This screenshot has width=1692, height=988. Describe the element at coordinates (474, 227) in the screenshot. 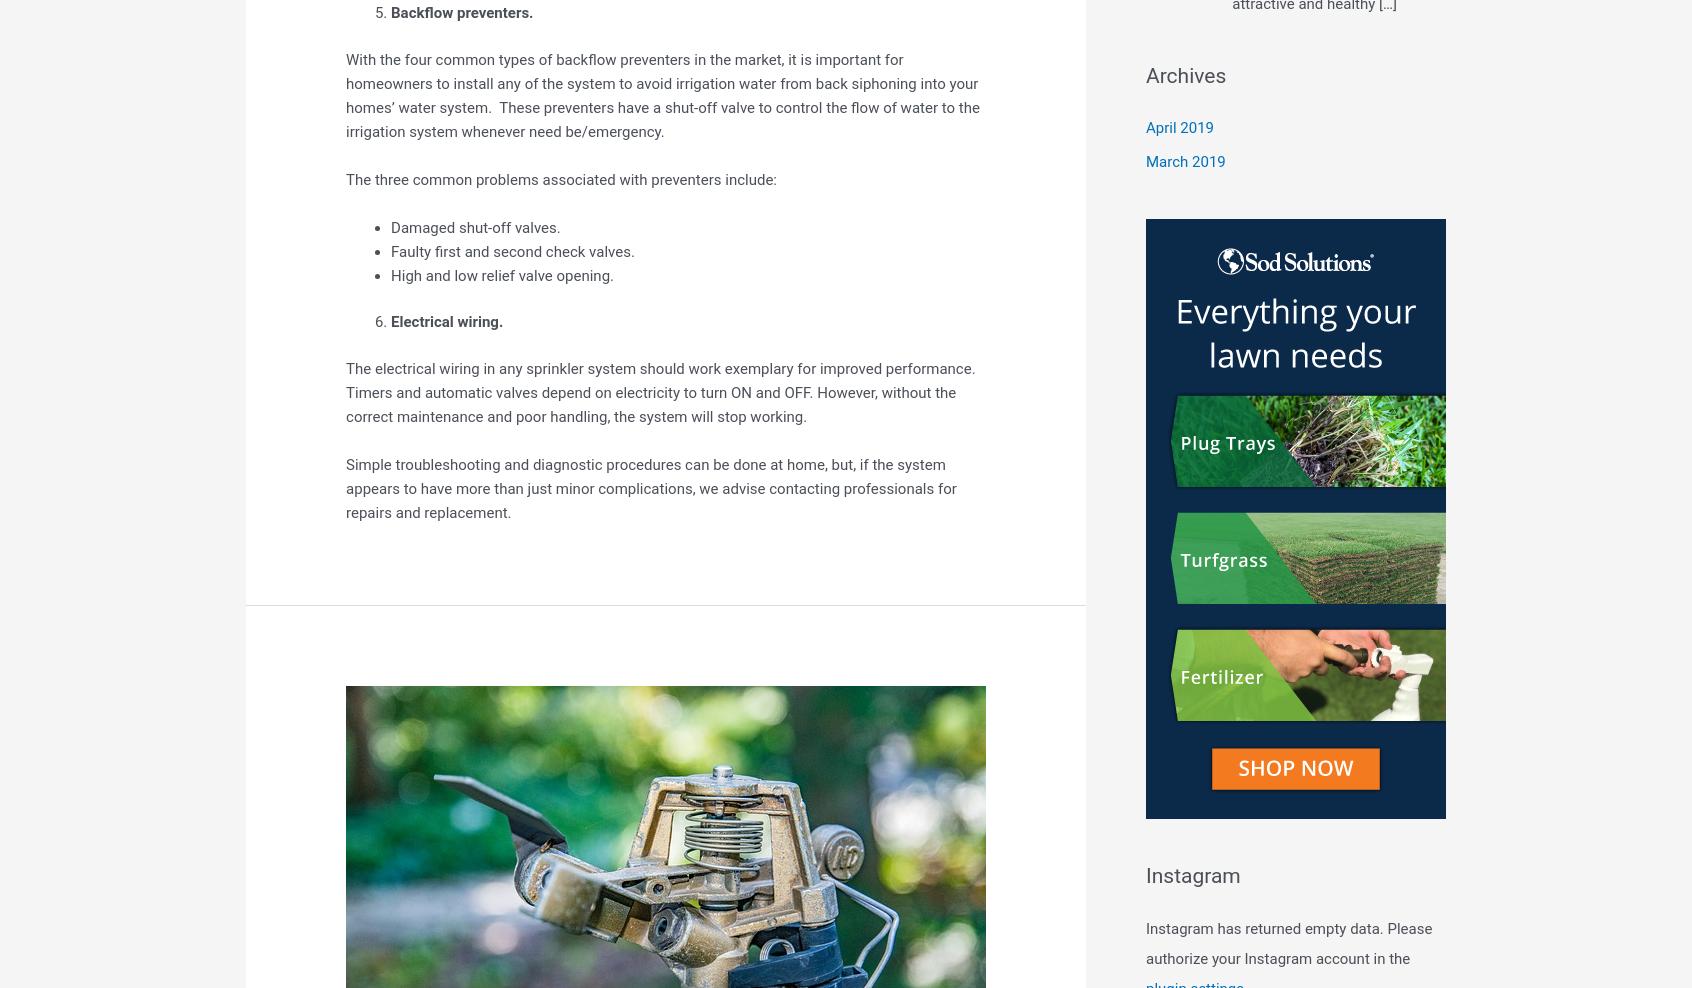

I see `'Damaged shut-off valves.'` at that location.